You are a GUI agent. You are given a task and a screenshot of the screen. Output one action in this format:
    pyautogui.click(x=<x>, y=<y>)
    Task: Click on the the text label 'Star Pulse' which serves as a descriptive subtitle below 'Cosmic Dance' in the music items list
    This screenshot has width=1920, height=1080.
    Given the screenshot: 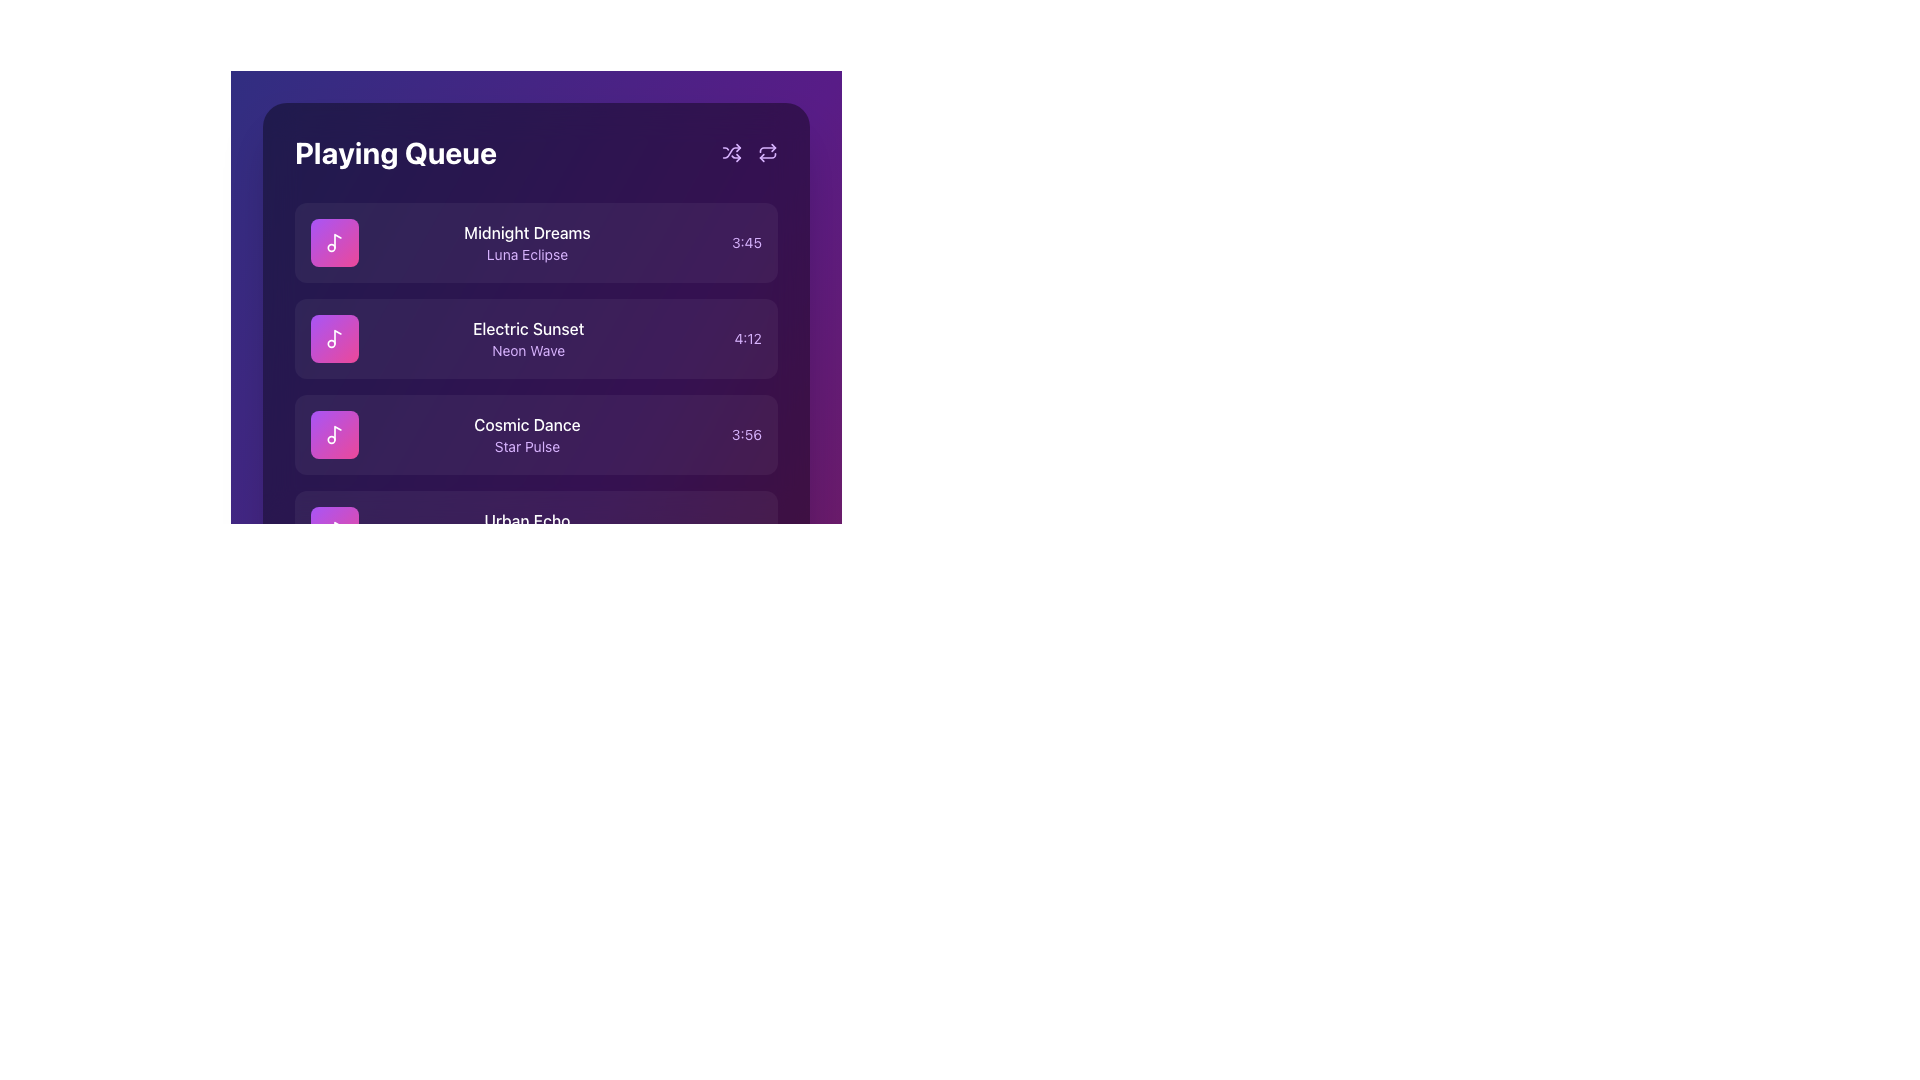 What is the action you would take?
    pyautogui.click(x=527, y=446)
    